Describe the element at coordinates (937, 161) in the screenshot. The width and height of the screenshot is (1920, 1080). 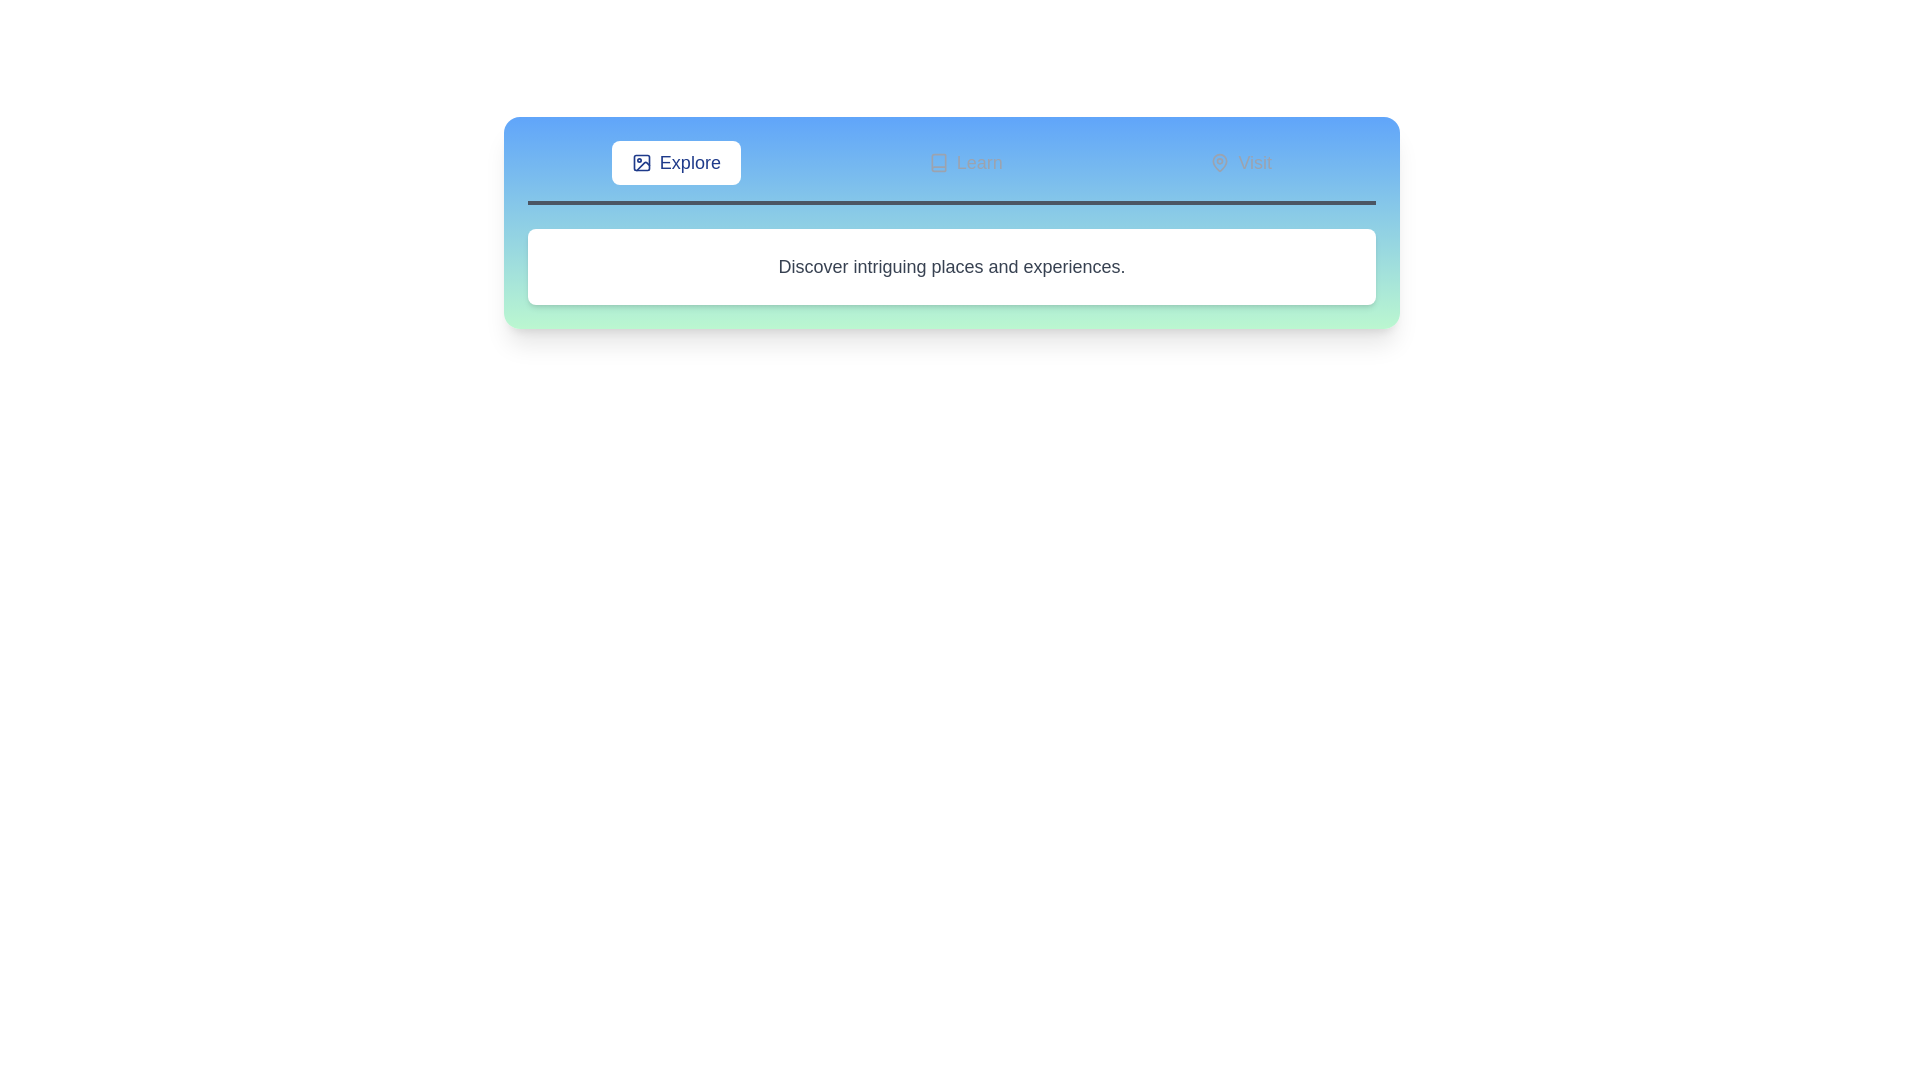
I see `the 'Learn' button which contains a book icon positioned to the left of the text label 'Learn'` at that location.